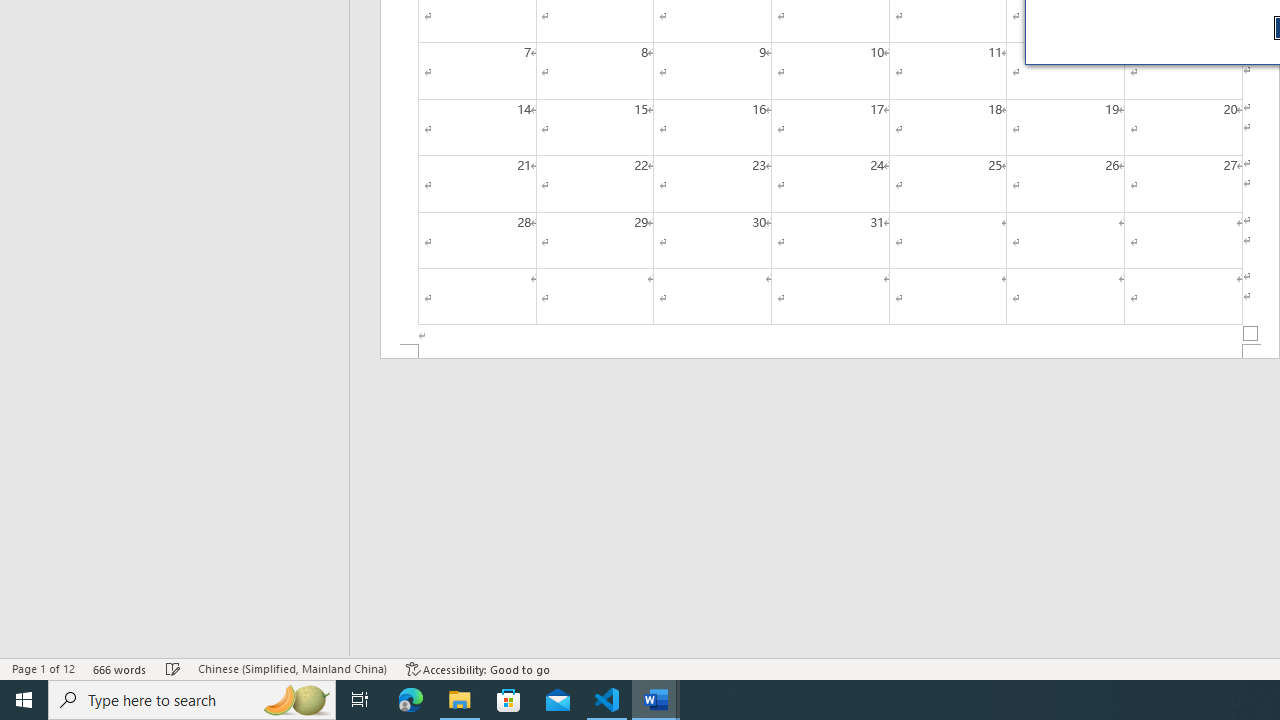 The height and width of the screenshot is (720, 1280). Describe the element at coordinates (359, 698) in the screenshot. I see `'Task View'` at that location.